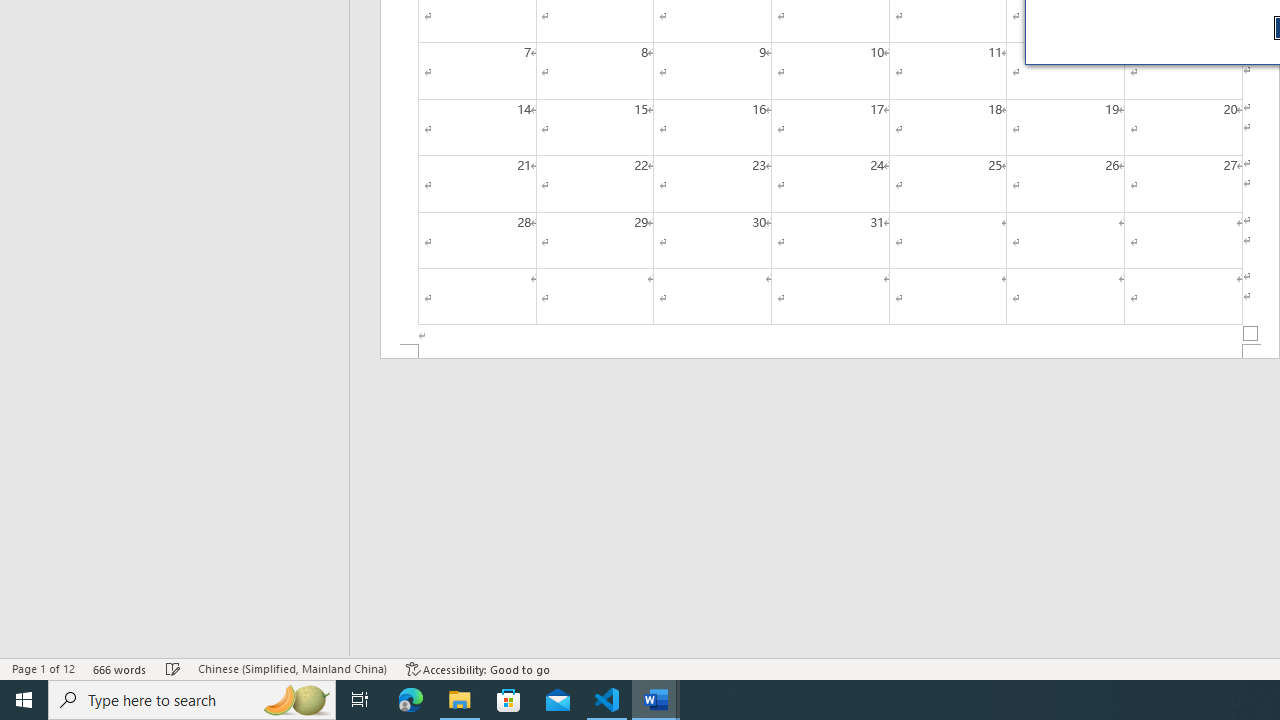 The height and width of the screenshot is (720, 1280). Describe the element at coordinates (359, 698) in the screenshot. I see `'Task View'` at that location.